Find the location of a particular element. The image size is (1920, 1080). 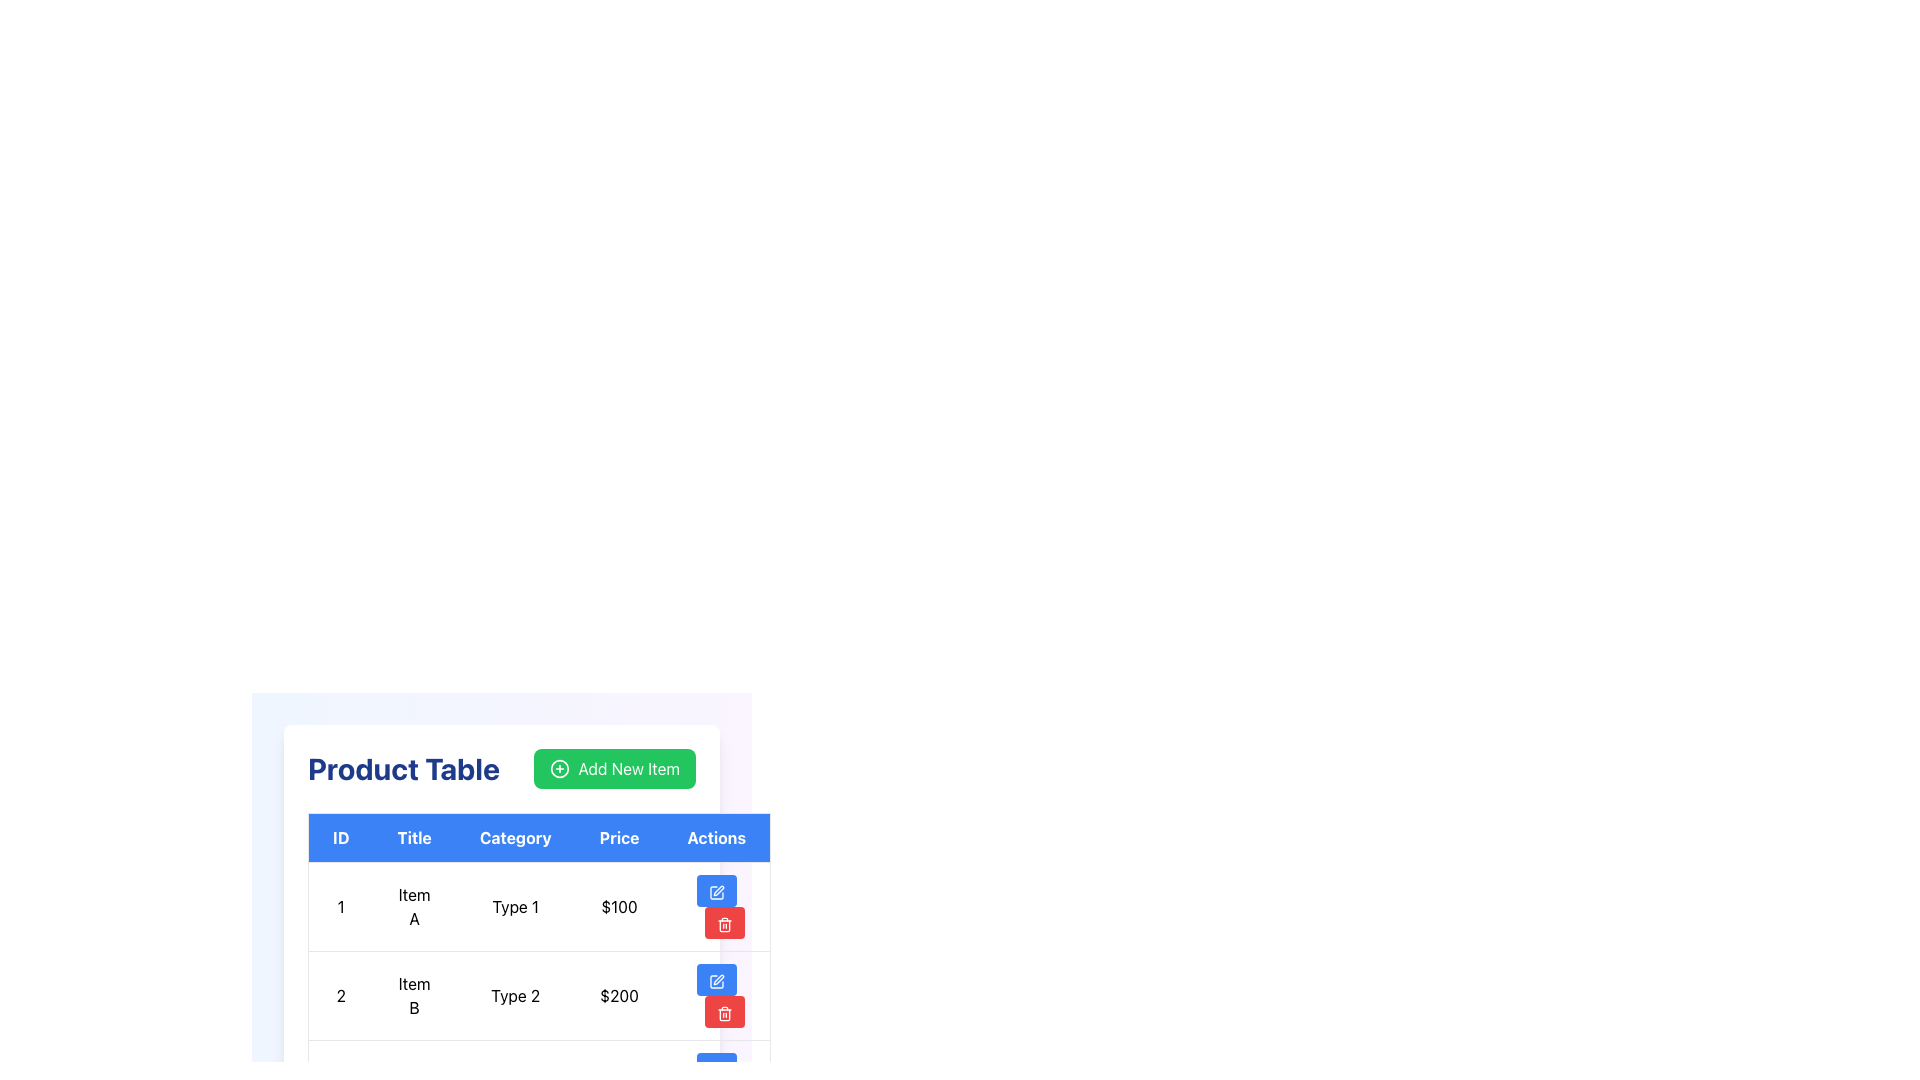

the static text label displaying 'Type 1' which is located under the 'Category' header in the first row of the table is located at coordinates (515, 906).